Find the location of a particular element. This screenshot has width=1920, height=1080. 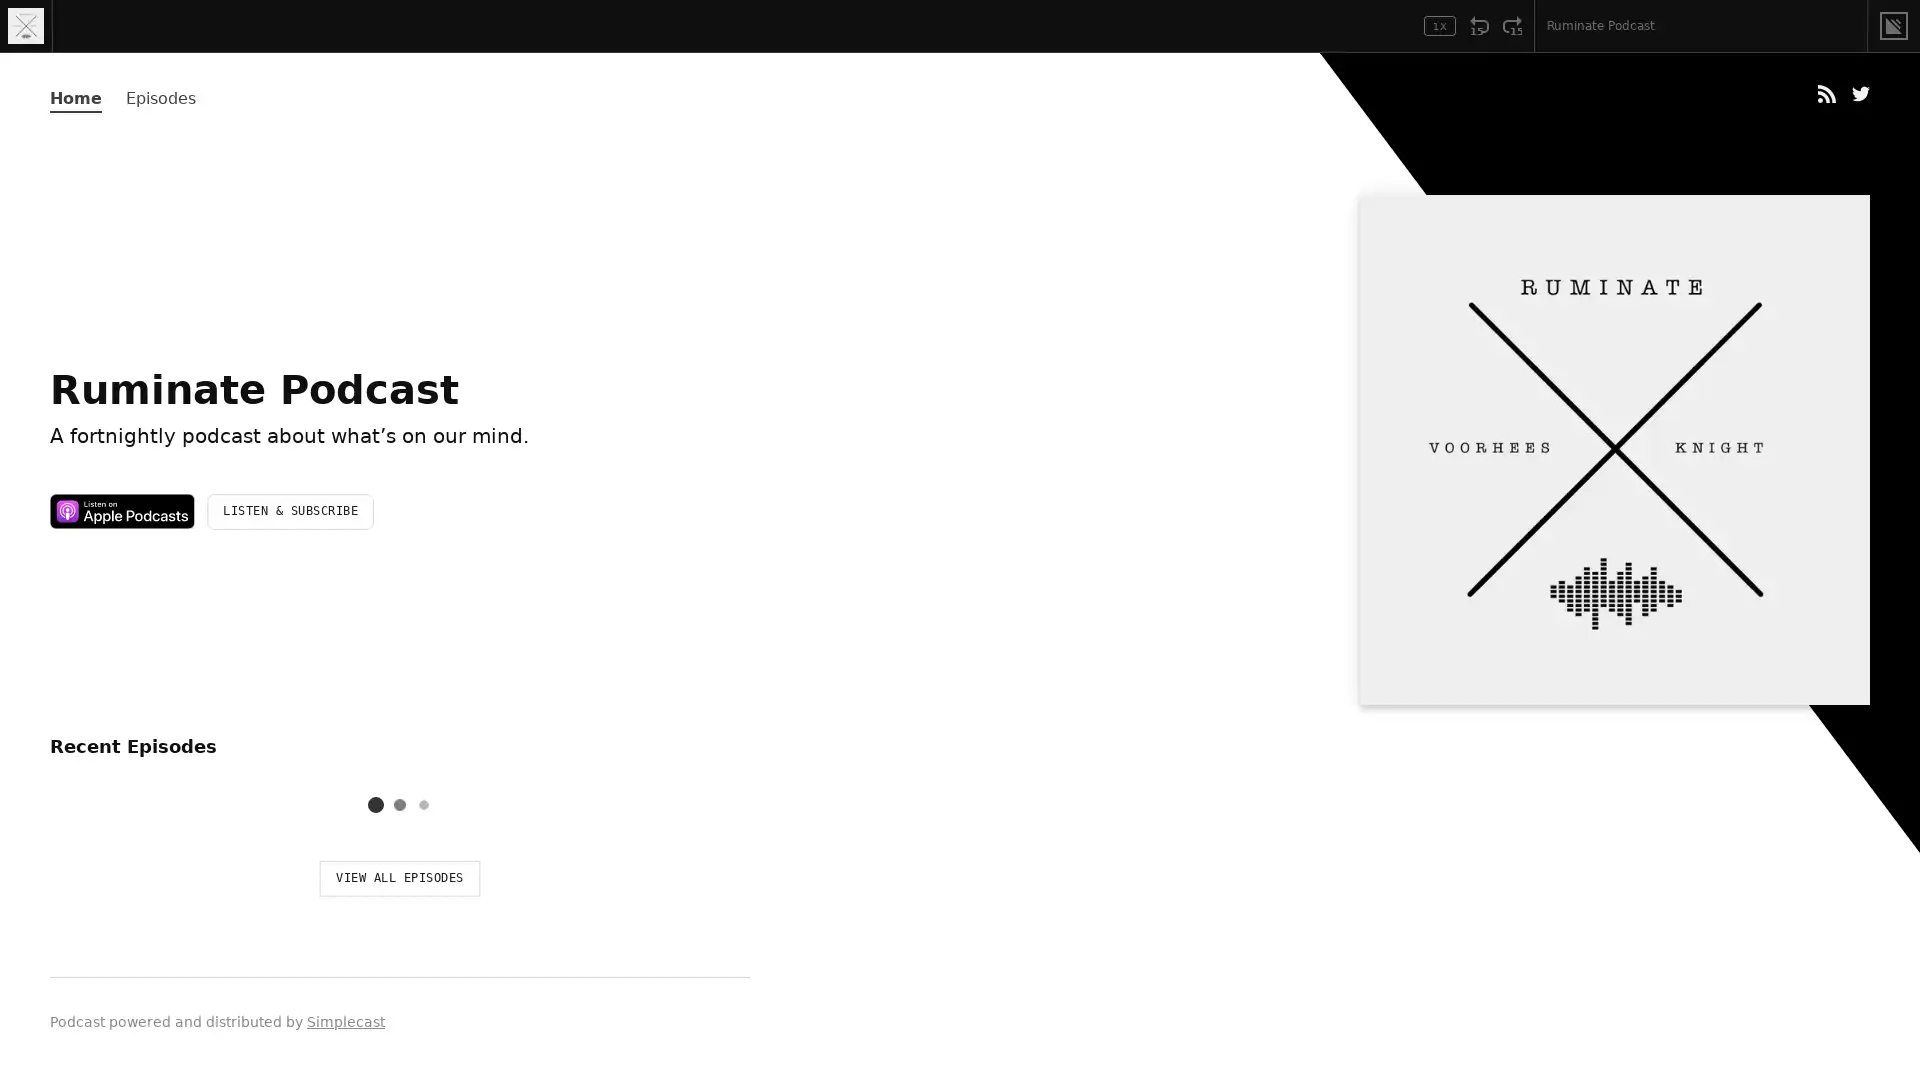

Play is located at coordinates (73, 829).